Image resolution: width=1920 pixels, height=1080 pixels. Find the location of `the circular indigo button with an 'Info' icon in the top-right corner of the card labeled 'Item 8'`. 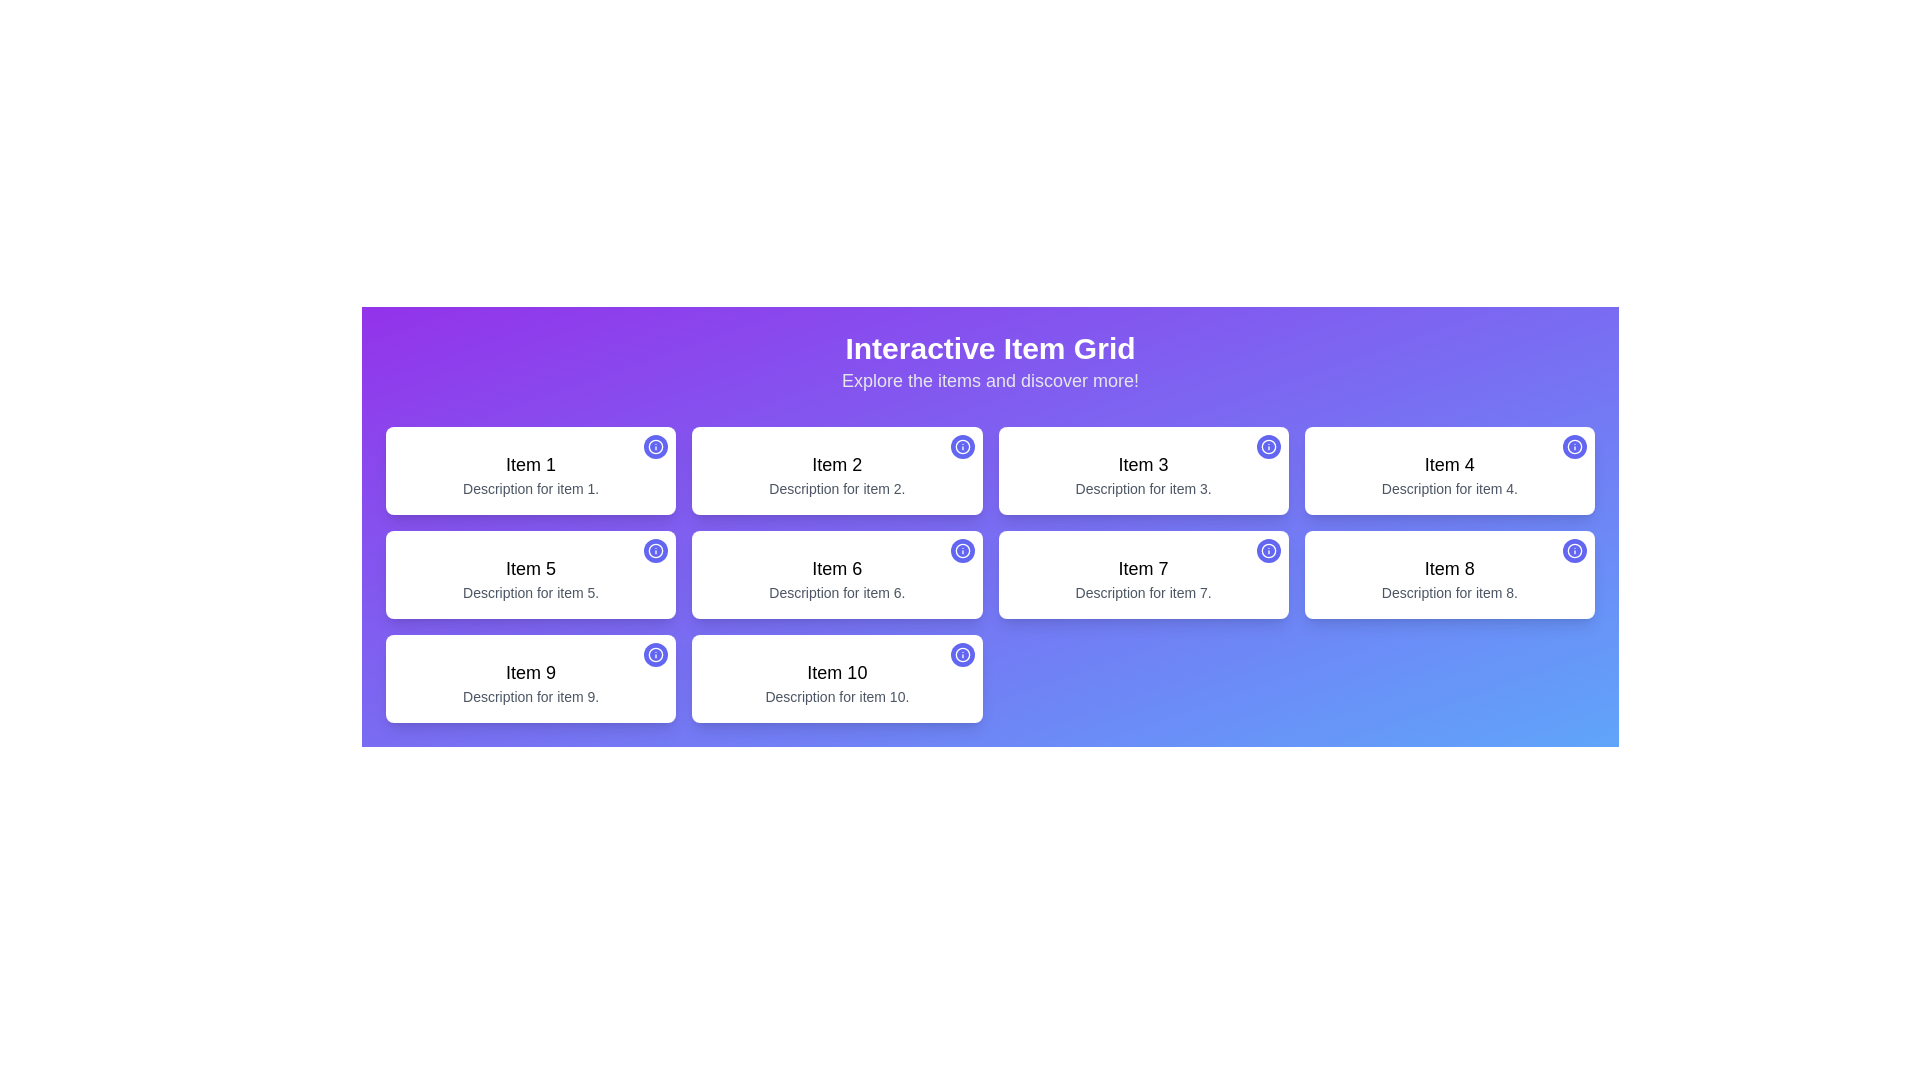

the circular indigo button with an 'Info' icon in the top-right corner of the card labeled 'Item 8' is located at coordinates (1573, 551).